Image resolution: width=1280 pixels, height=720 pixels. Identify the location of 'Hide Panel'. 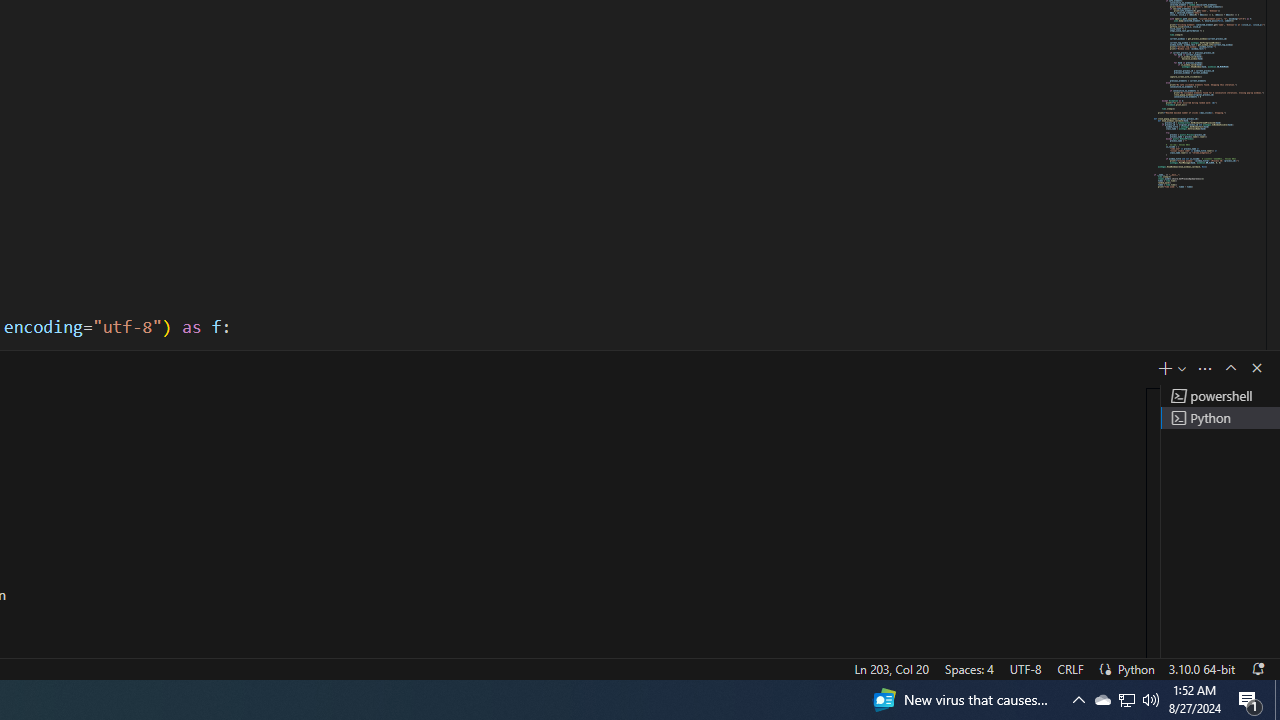
(1255, 367).